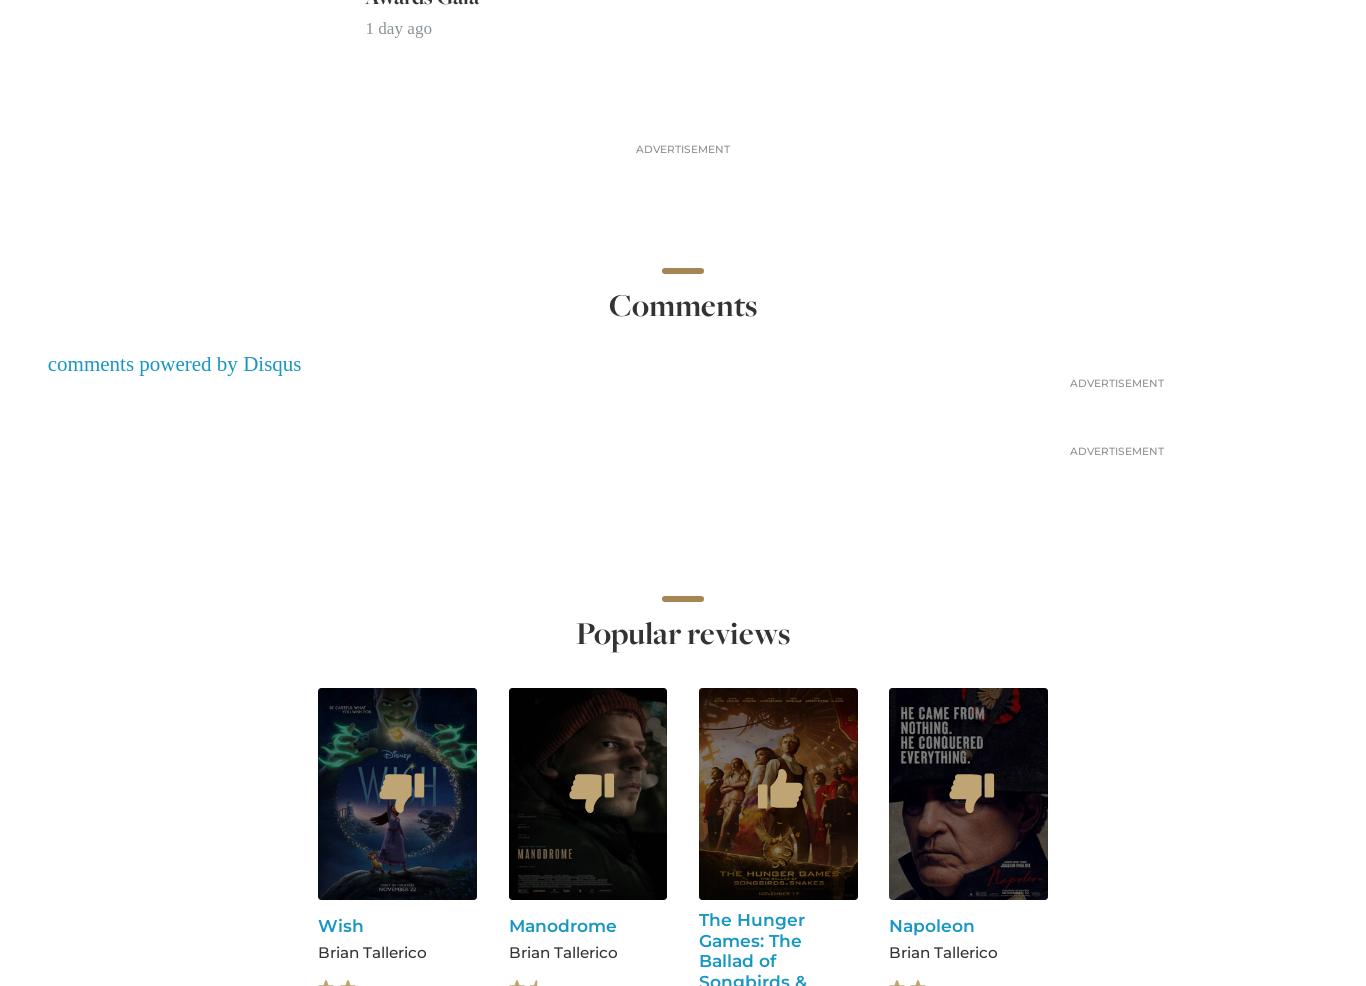 This screenshot has height=986, width=1366. Describe the element at coordinates (561, 925) in the screenshot. I see `'Manodrome'` at that location.